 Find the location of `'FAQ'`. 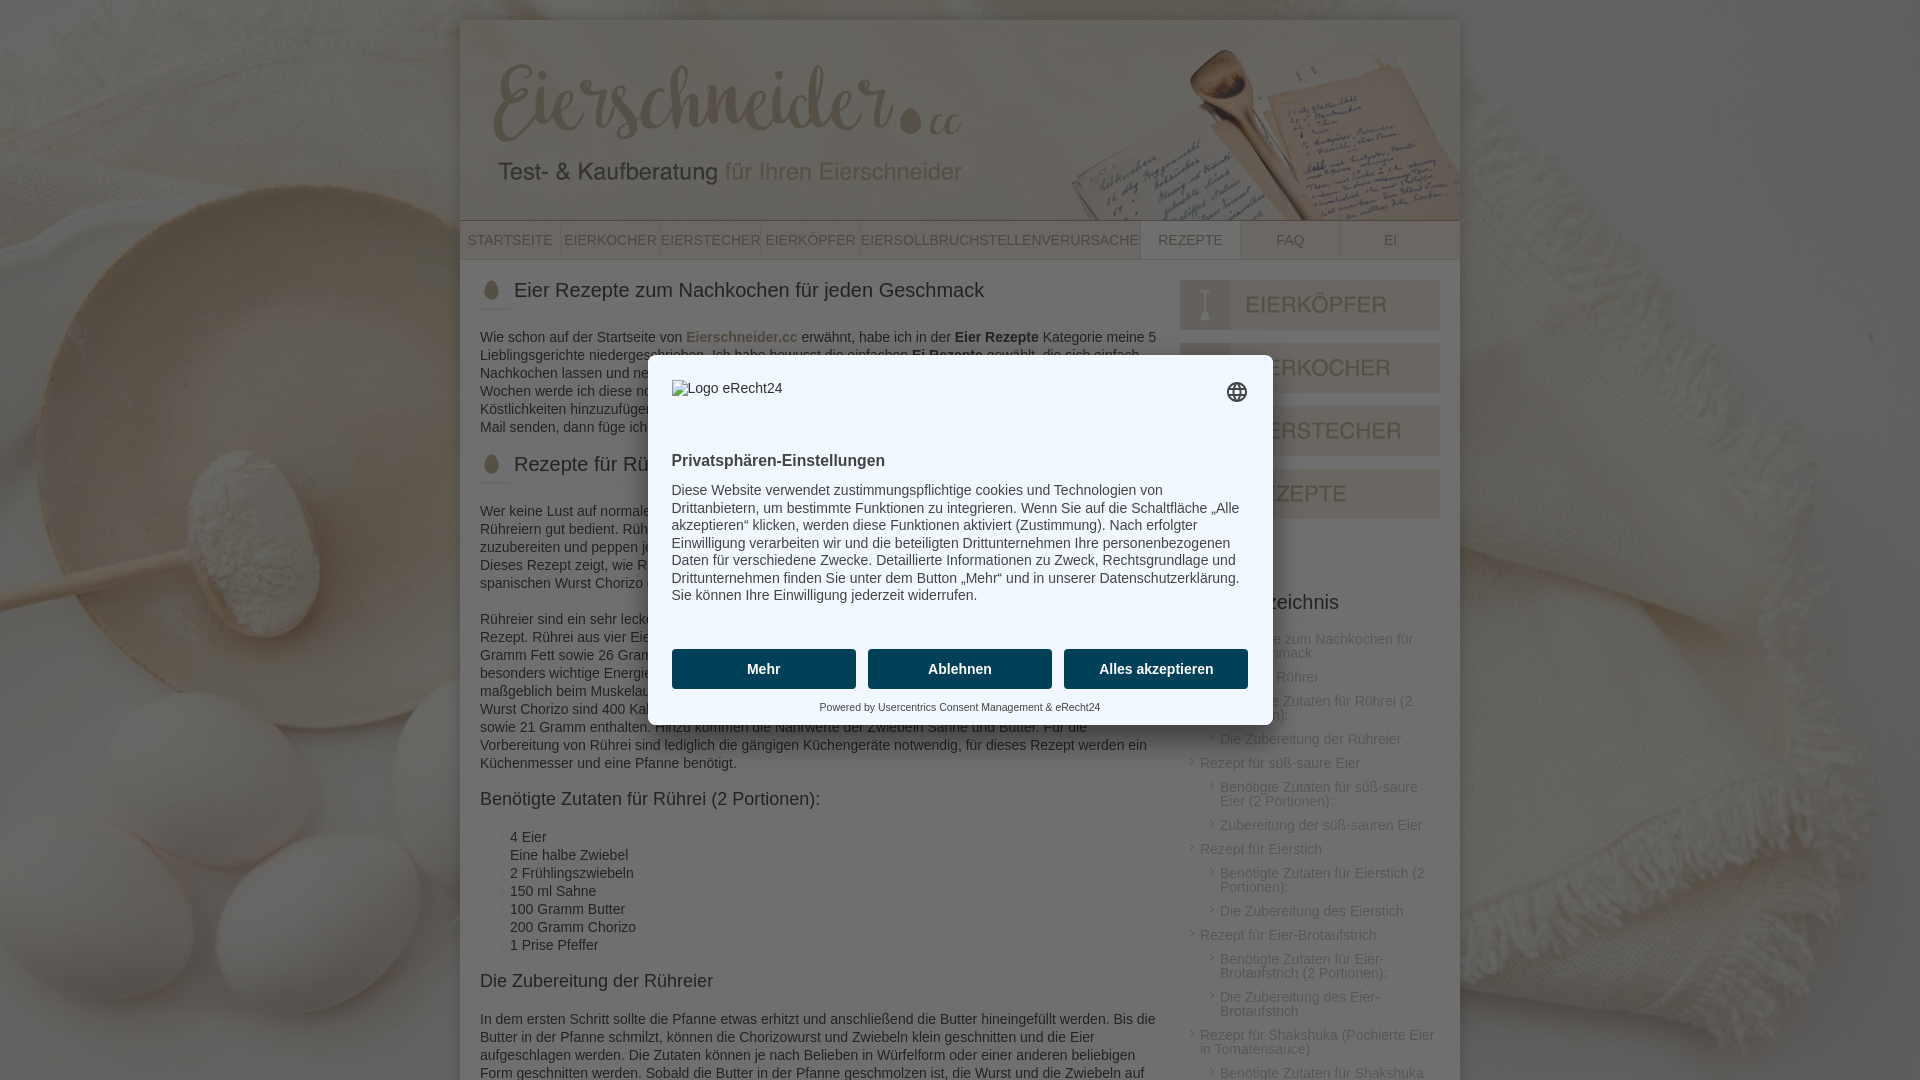

'FAQ' is located at coordinates (1310, 562).